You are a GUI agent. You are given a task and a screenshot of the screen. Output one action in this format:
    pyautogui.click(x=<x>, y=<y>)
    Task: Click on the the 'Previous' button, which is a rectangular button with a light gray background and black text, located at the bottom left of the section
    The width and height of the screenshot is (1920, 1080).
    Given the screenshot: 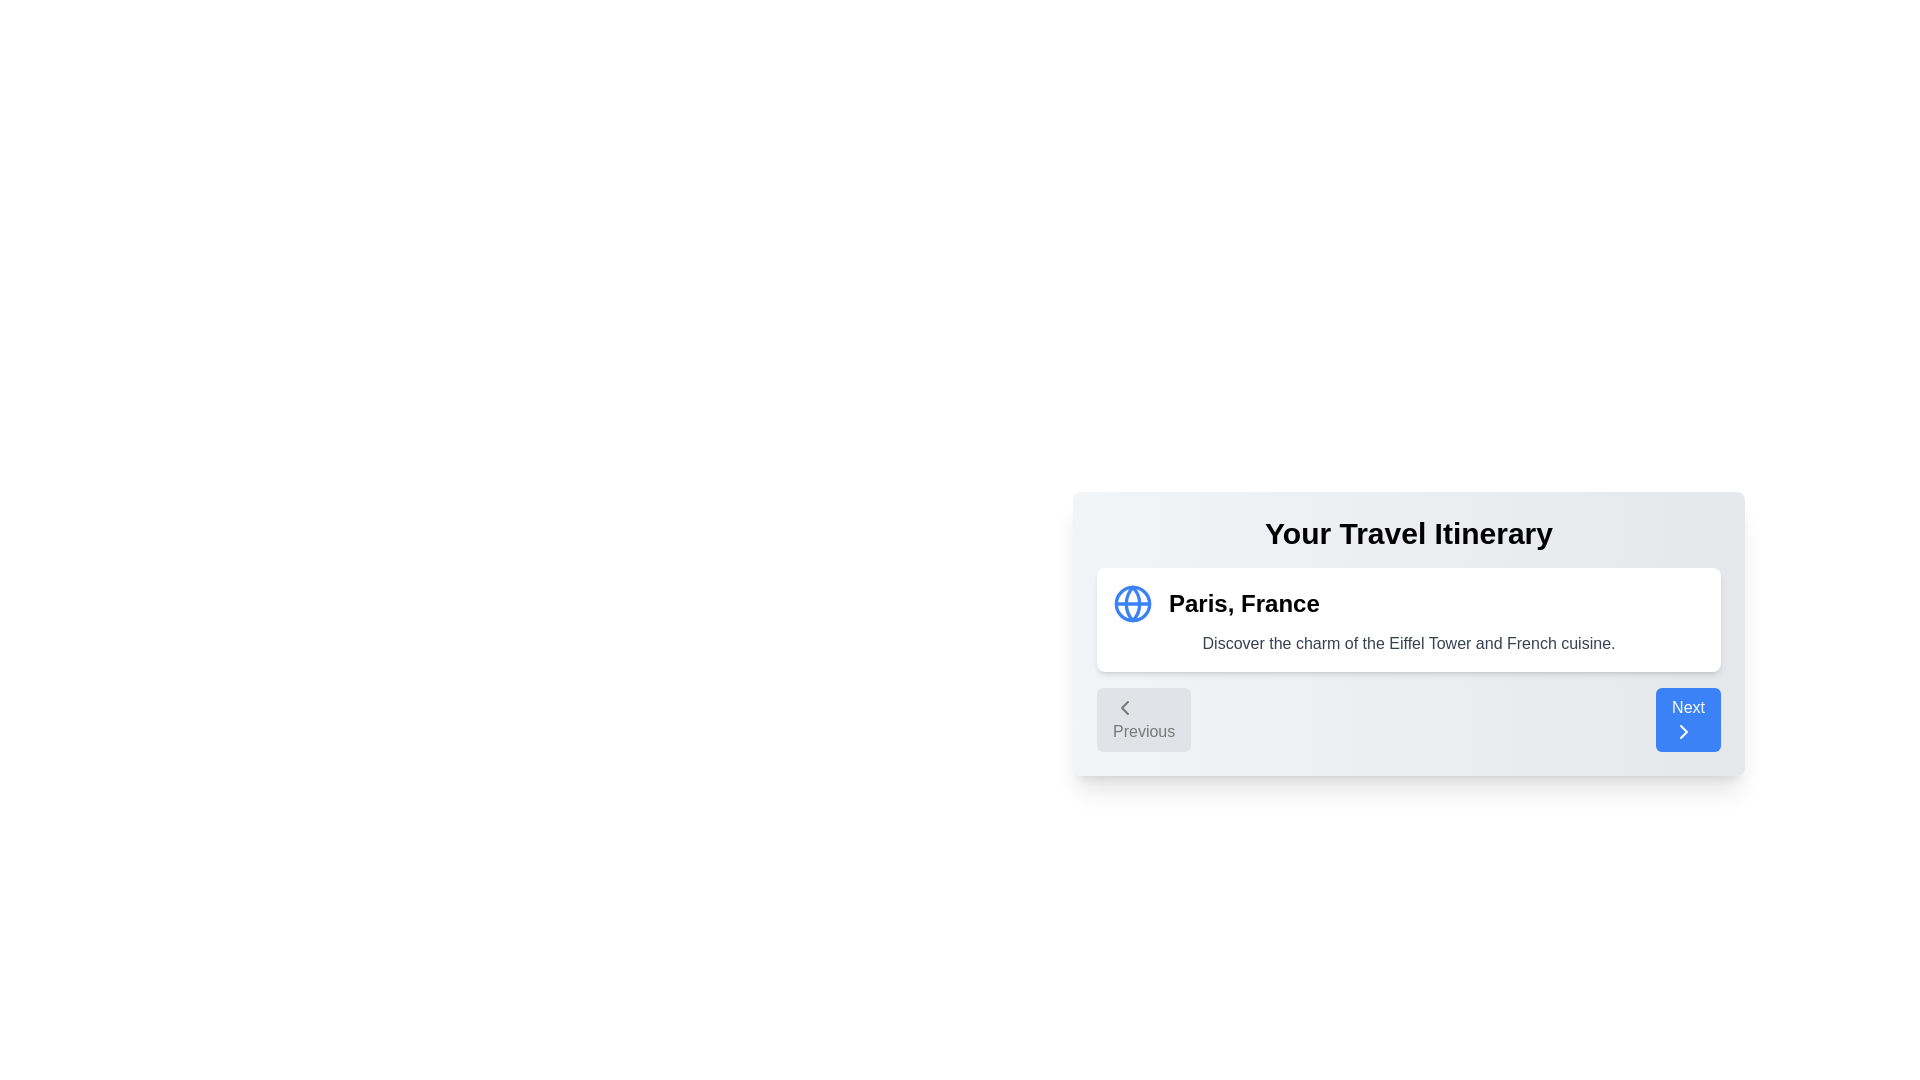 What is the action you would take?
    pyautogui.click(x=1144, y=720)
    